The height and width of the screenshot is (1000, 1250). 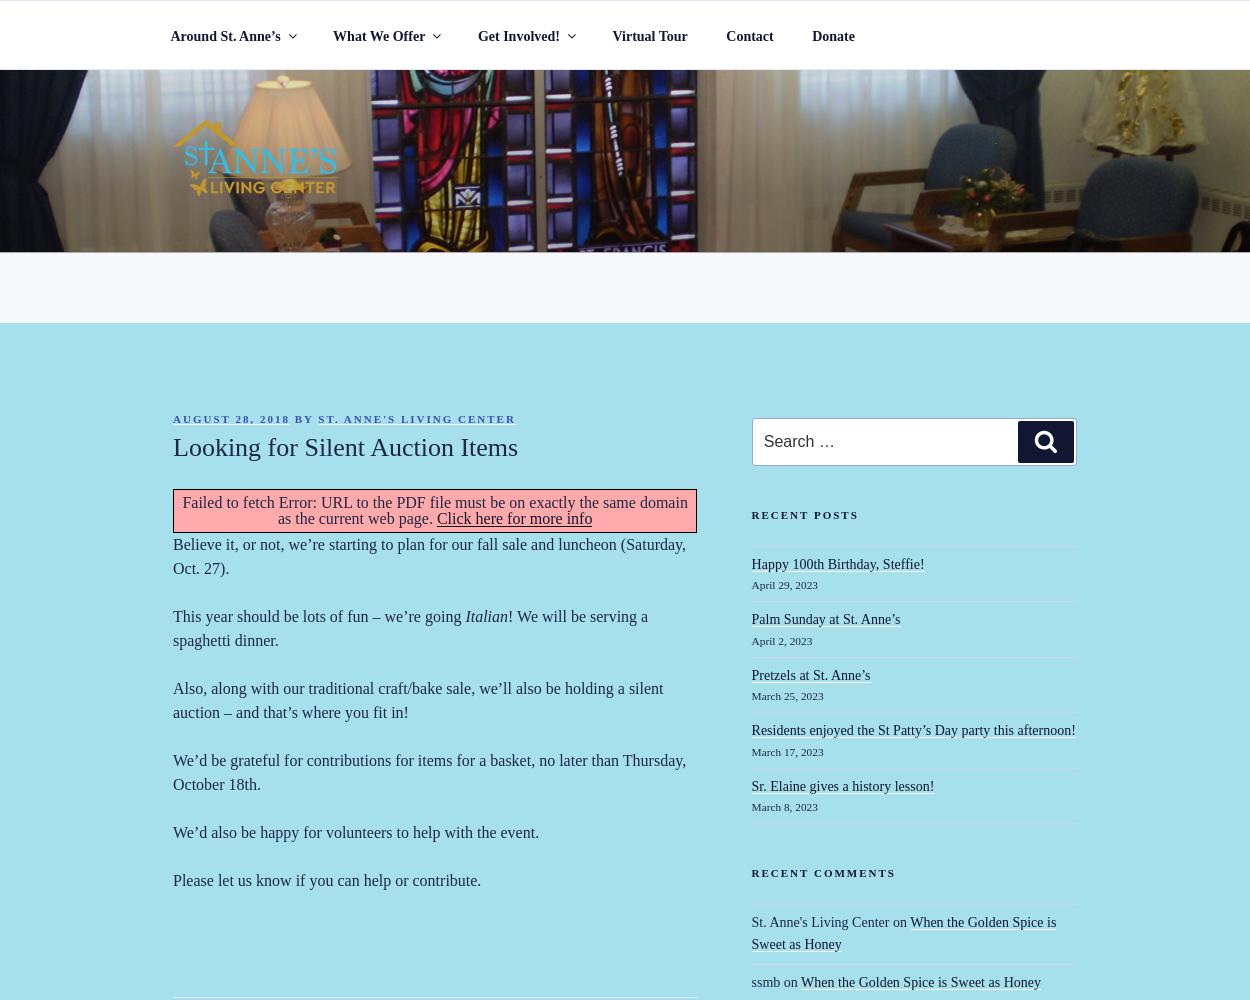 I want to click on 'Believe it, or not, we’re starting to plan for our fall sale and luncheon (Saturday, Oct. 27).', so click(x=429, y=556).